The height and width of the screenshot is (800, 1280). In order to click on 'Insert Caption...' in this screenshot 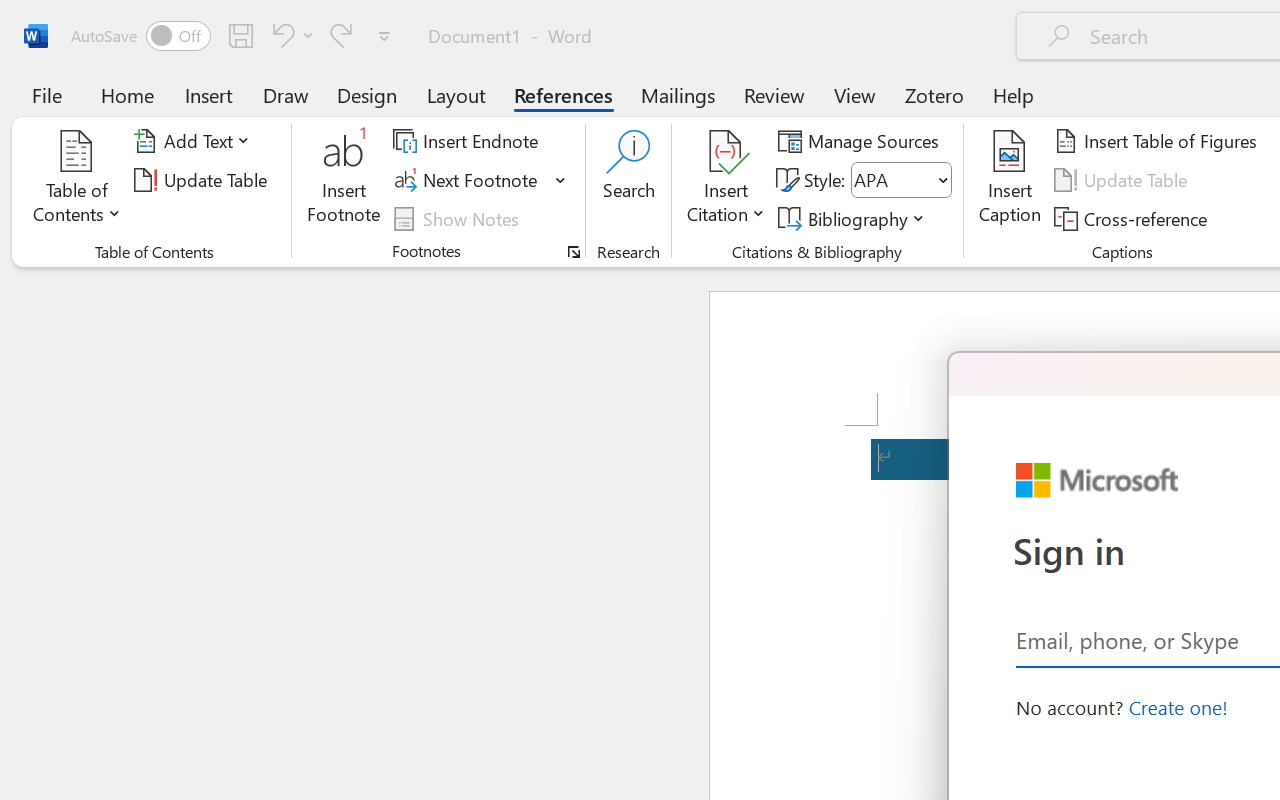, I will do `click(1009, 179)`.